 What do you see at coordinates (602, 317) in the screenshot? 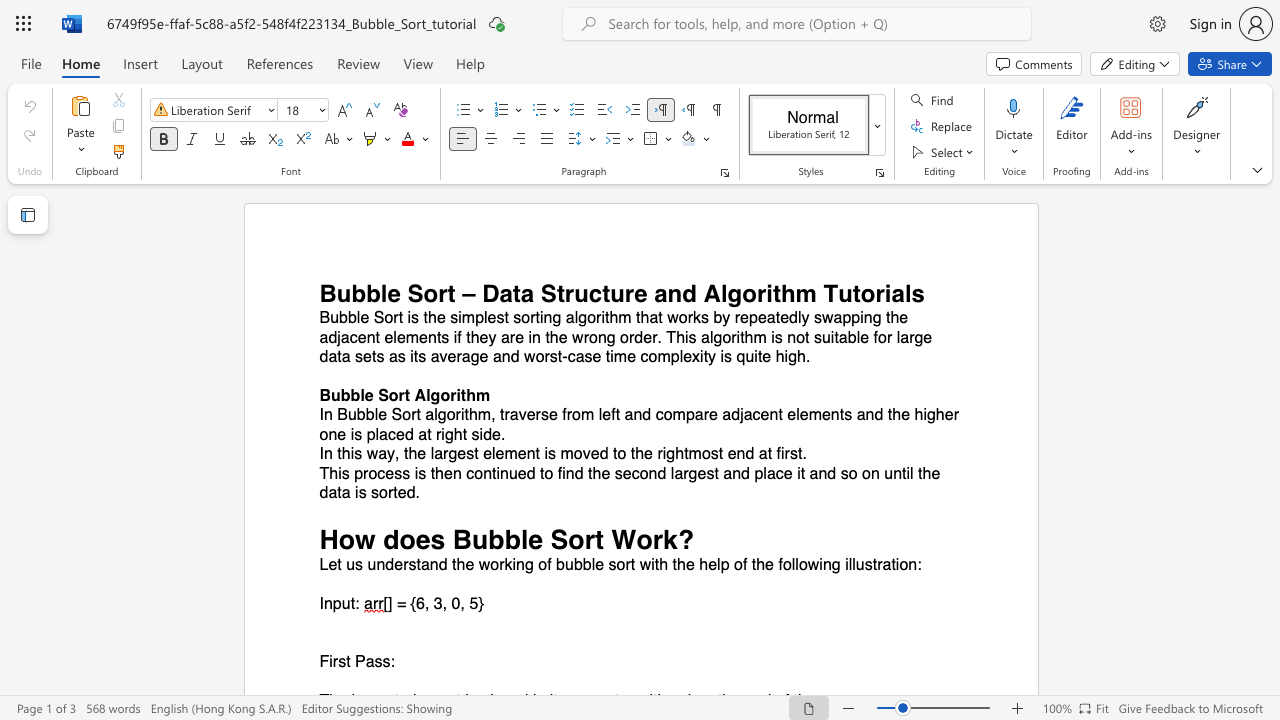
I see `the 4th character "i" in the text` at bounding box center [602, 317].